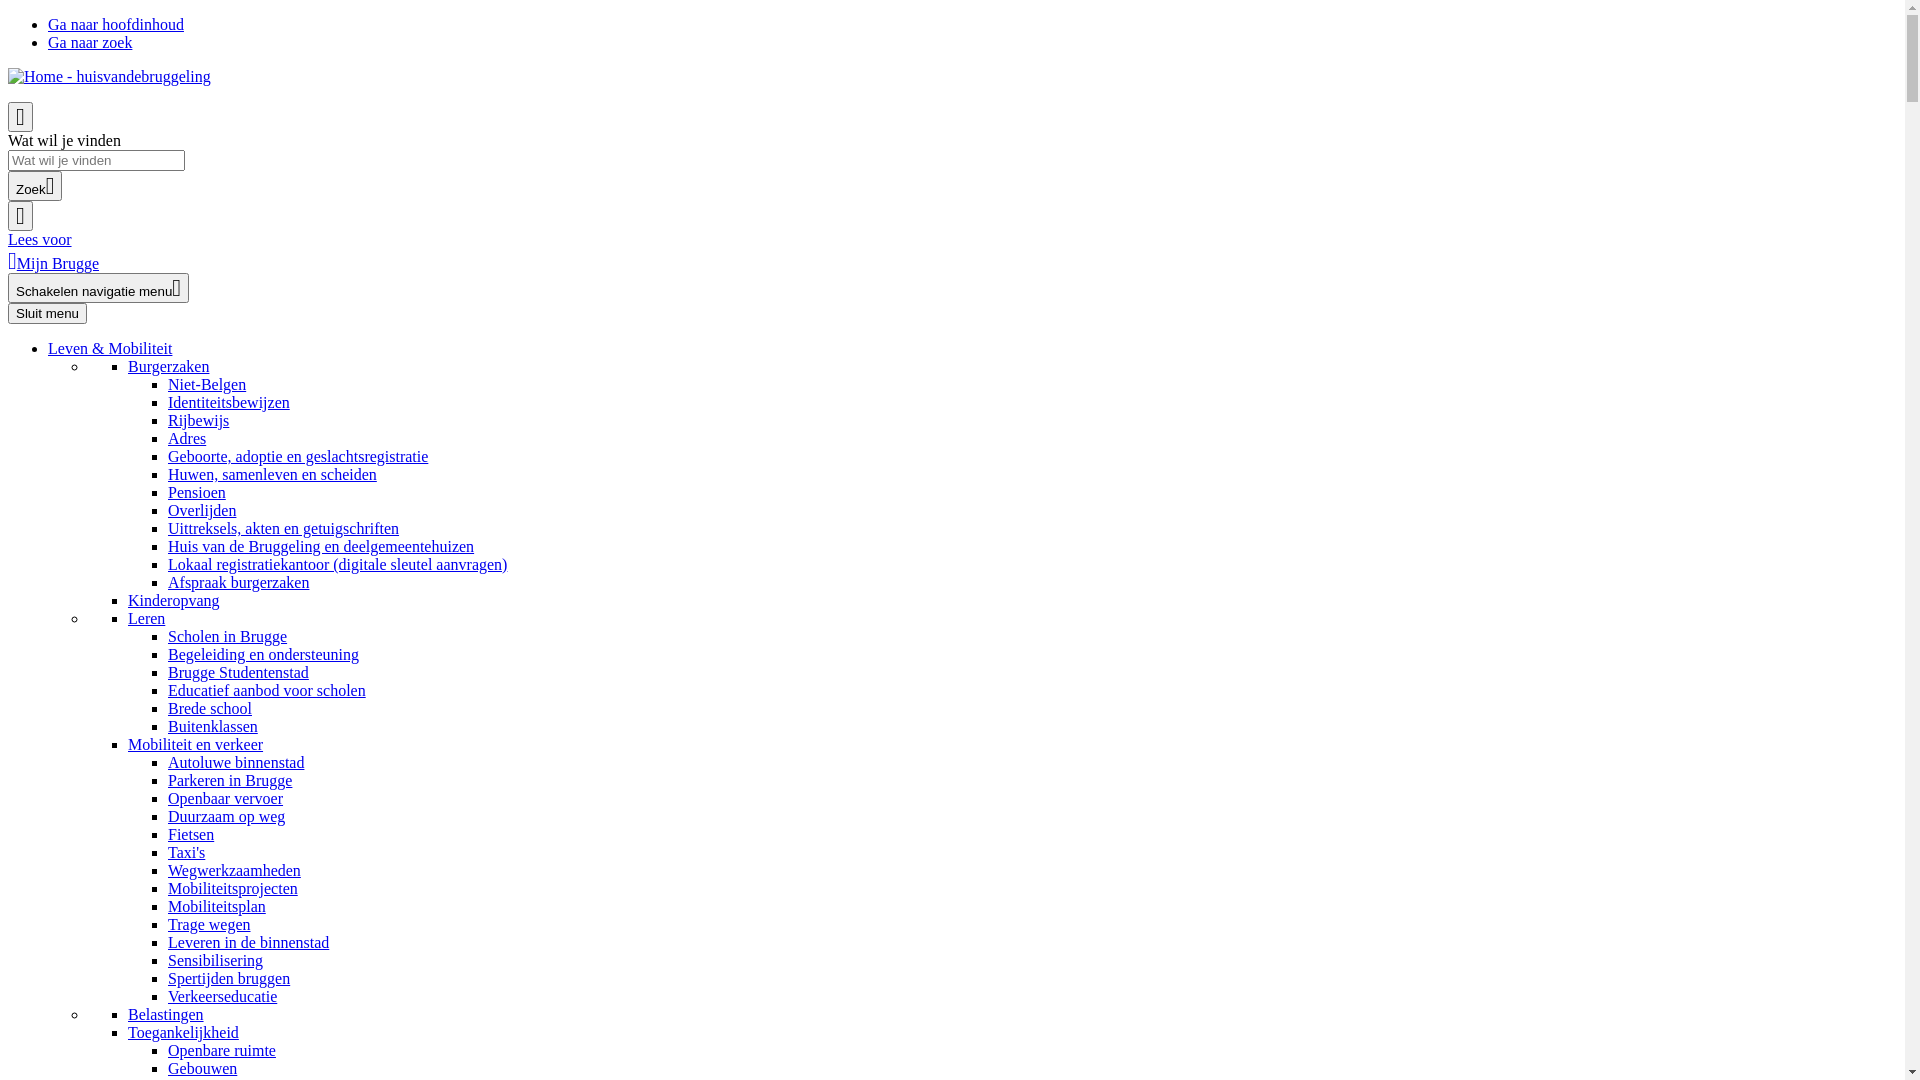  Describe the element at coordinates (209, 924) in the screenshot. I see `'Trage wegen'` at that location.